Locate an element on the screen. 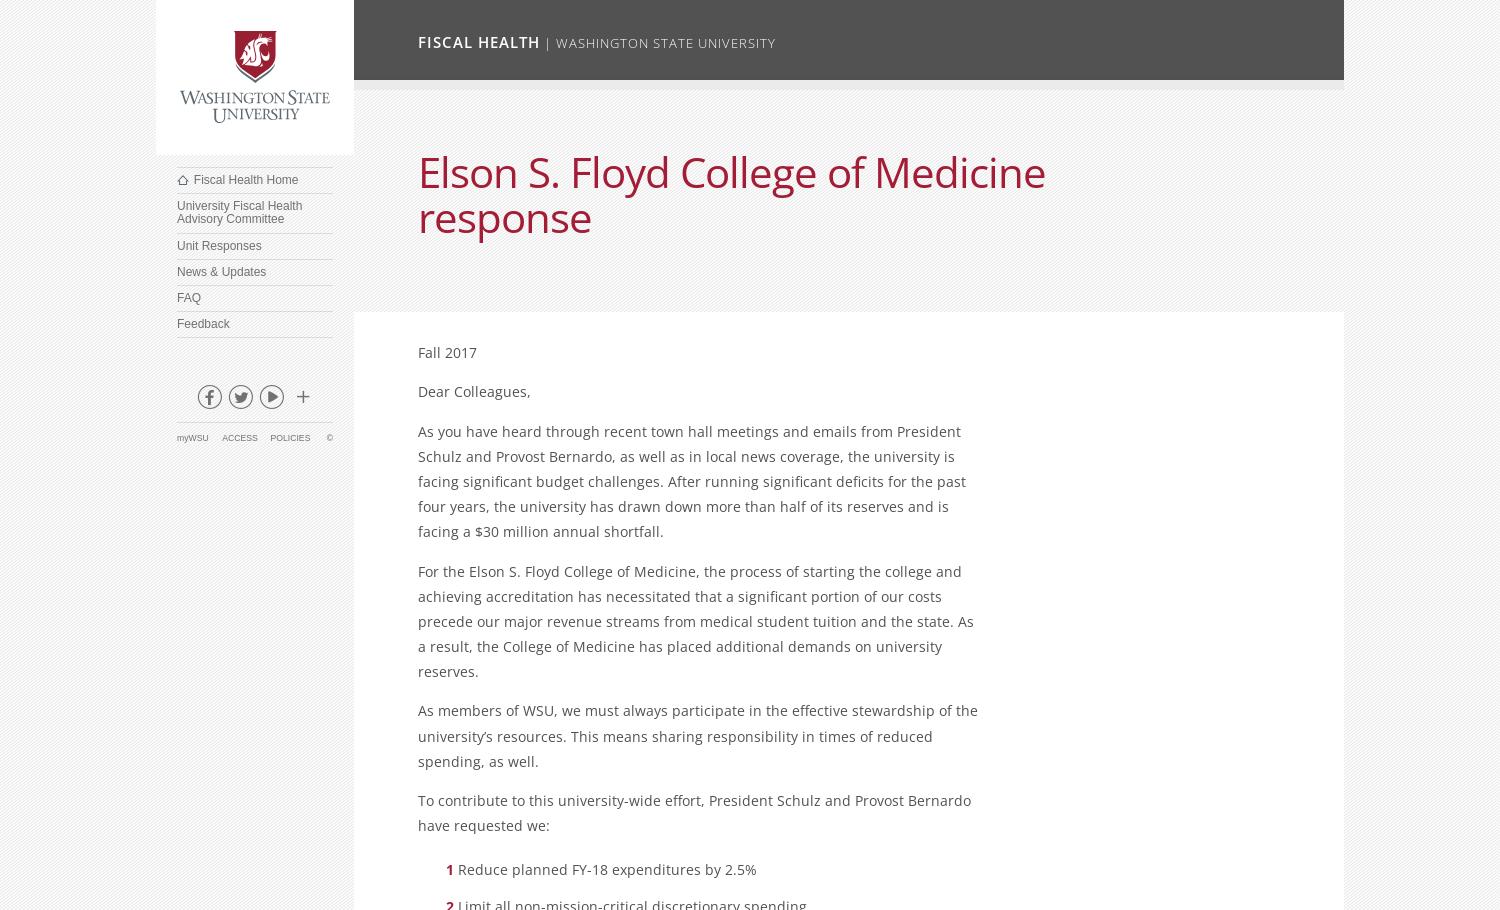  'Fall 2017' is located at coordinates (446, 351).